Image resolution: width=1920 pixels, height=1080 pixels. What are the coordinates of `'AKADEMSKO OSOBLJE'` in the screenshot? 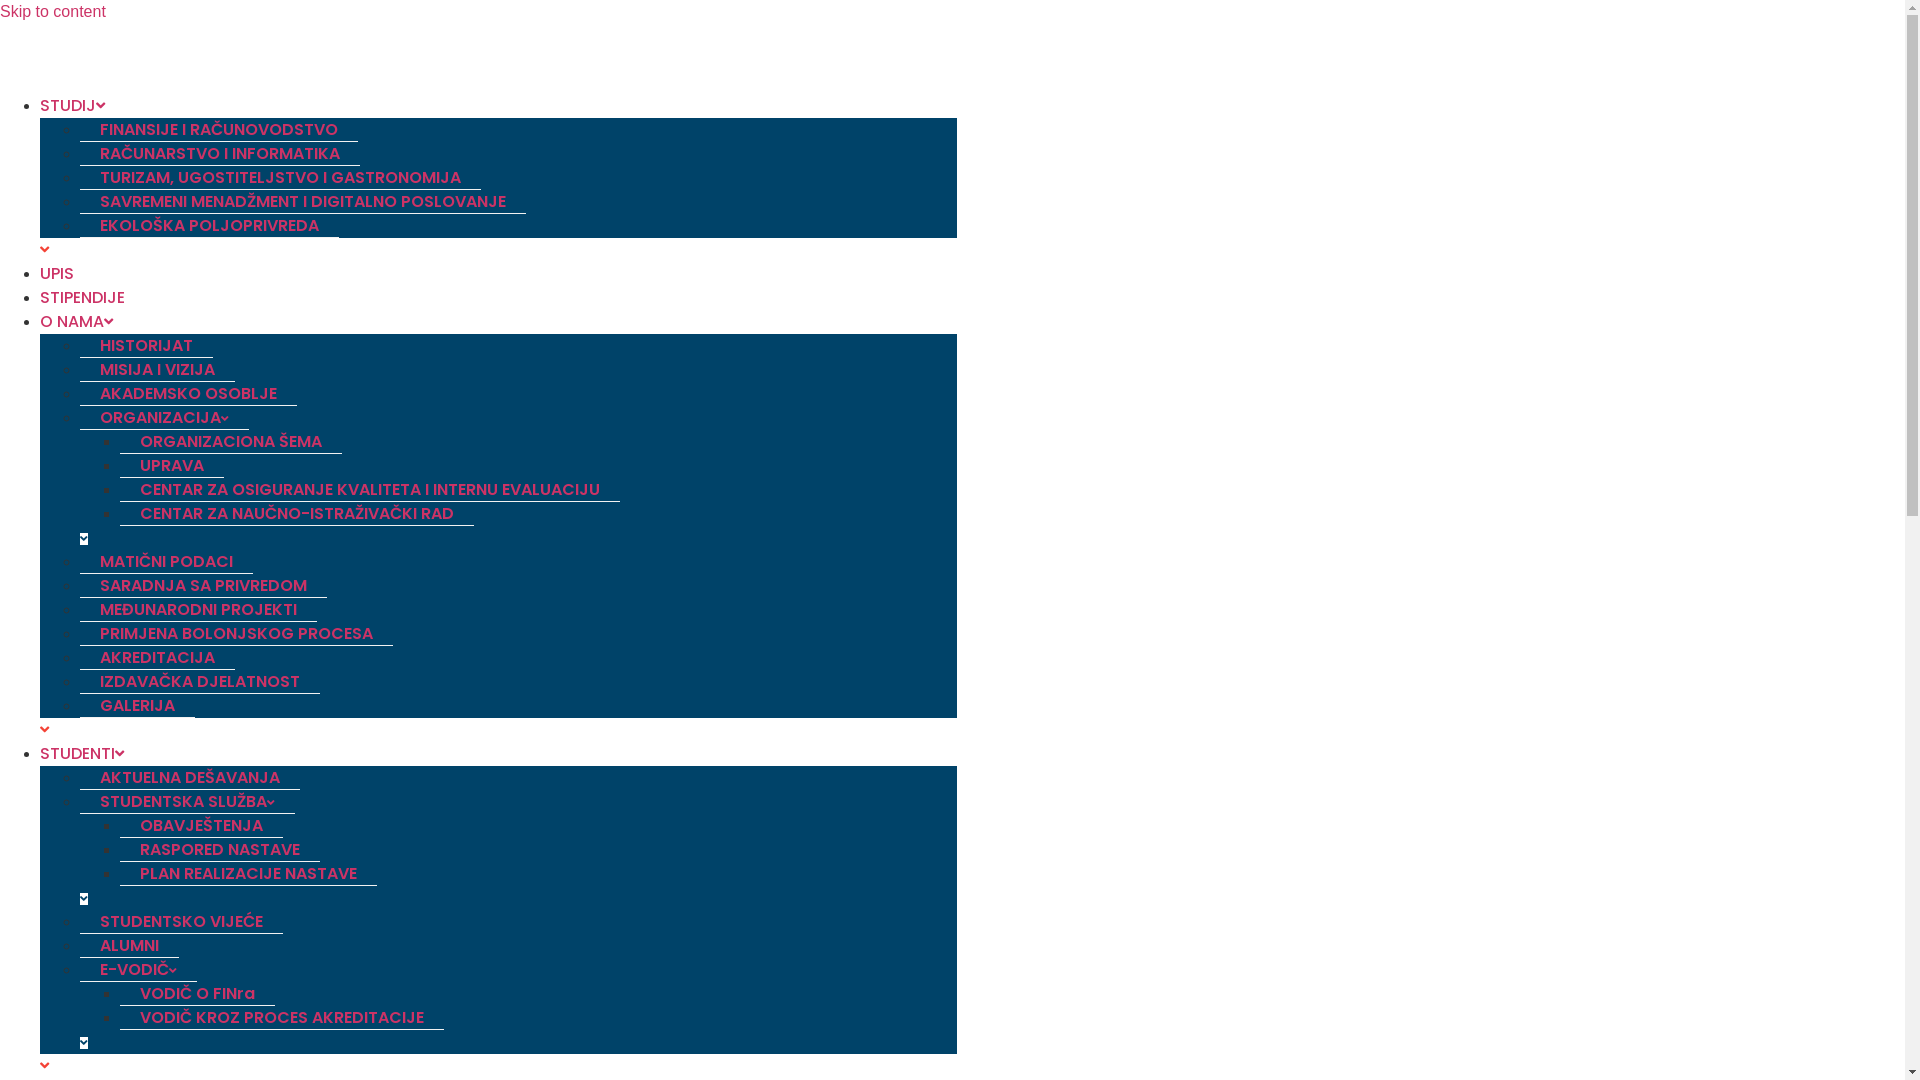 It's located at (80, 393).